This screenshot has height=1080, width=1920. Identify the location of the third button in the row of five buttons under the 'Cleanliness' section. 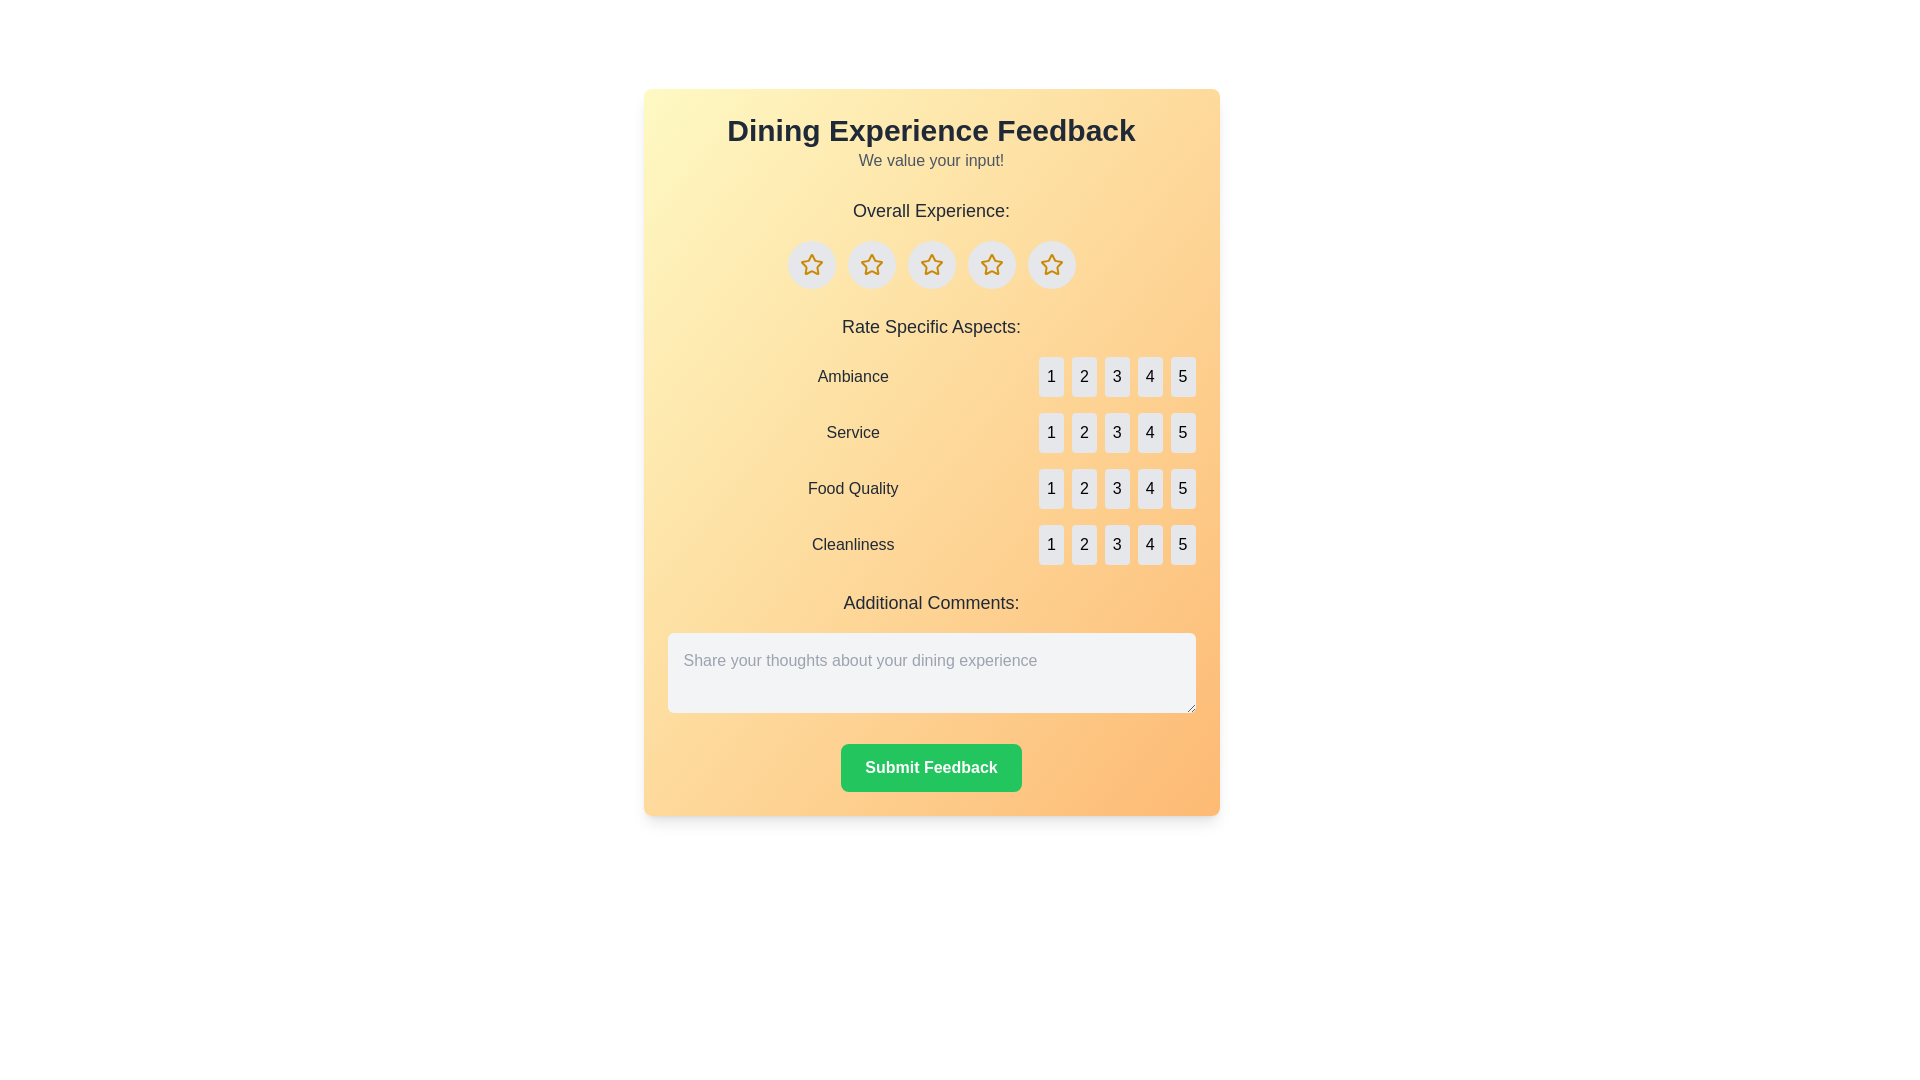
(1116, 544).